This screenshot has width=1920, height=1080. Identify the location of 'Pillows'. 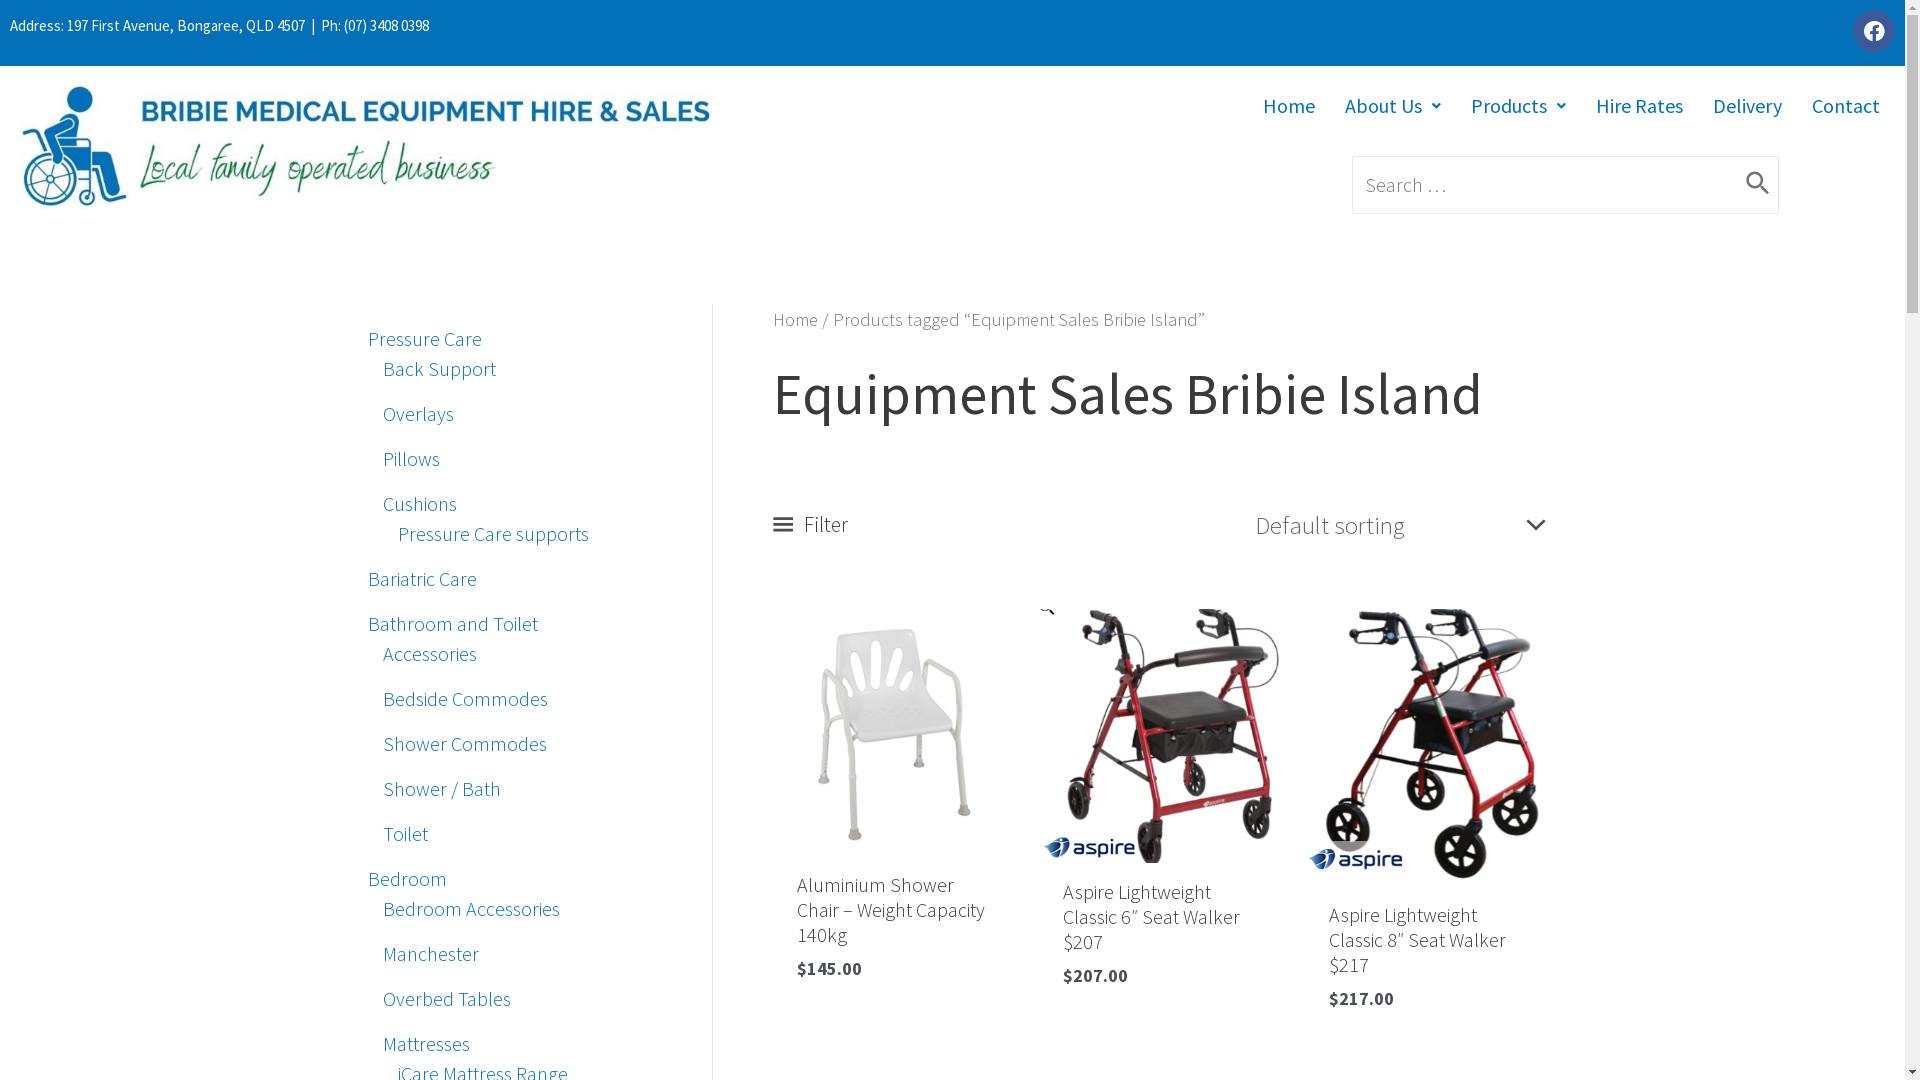
(409, 458).